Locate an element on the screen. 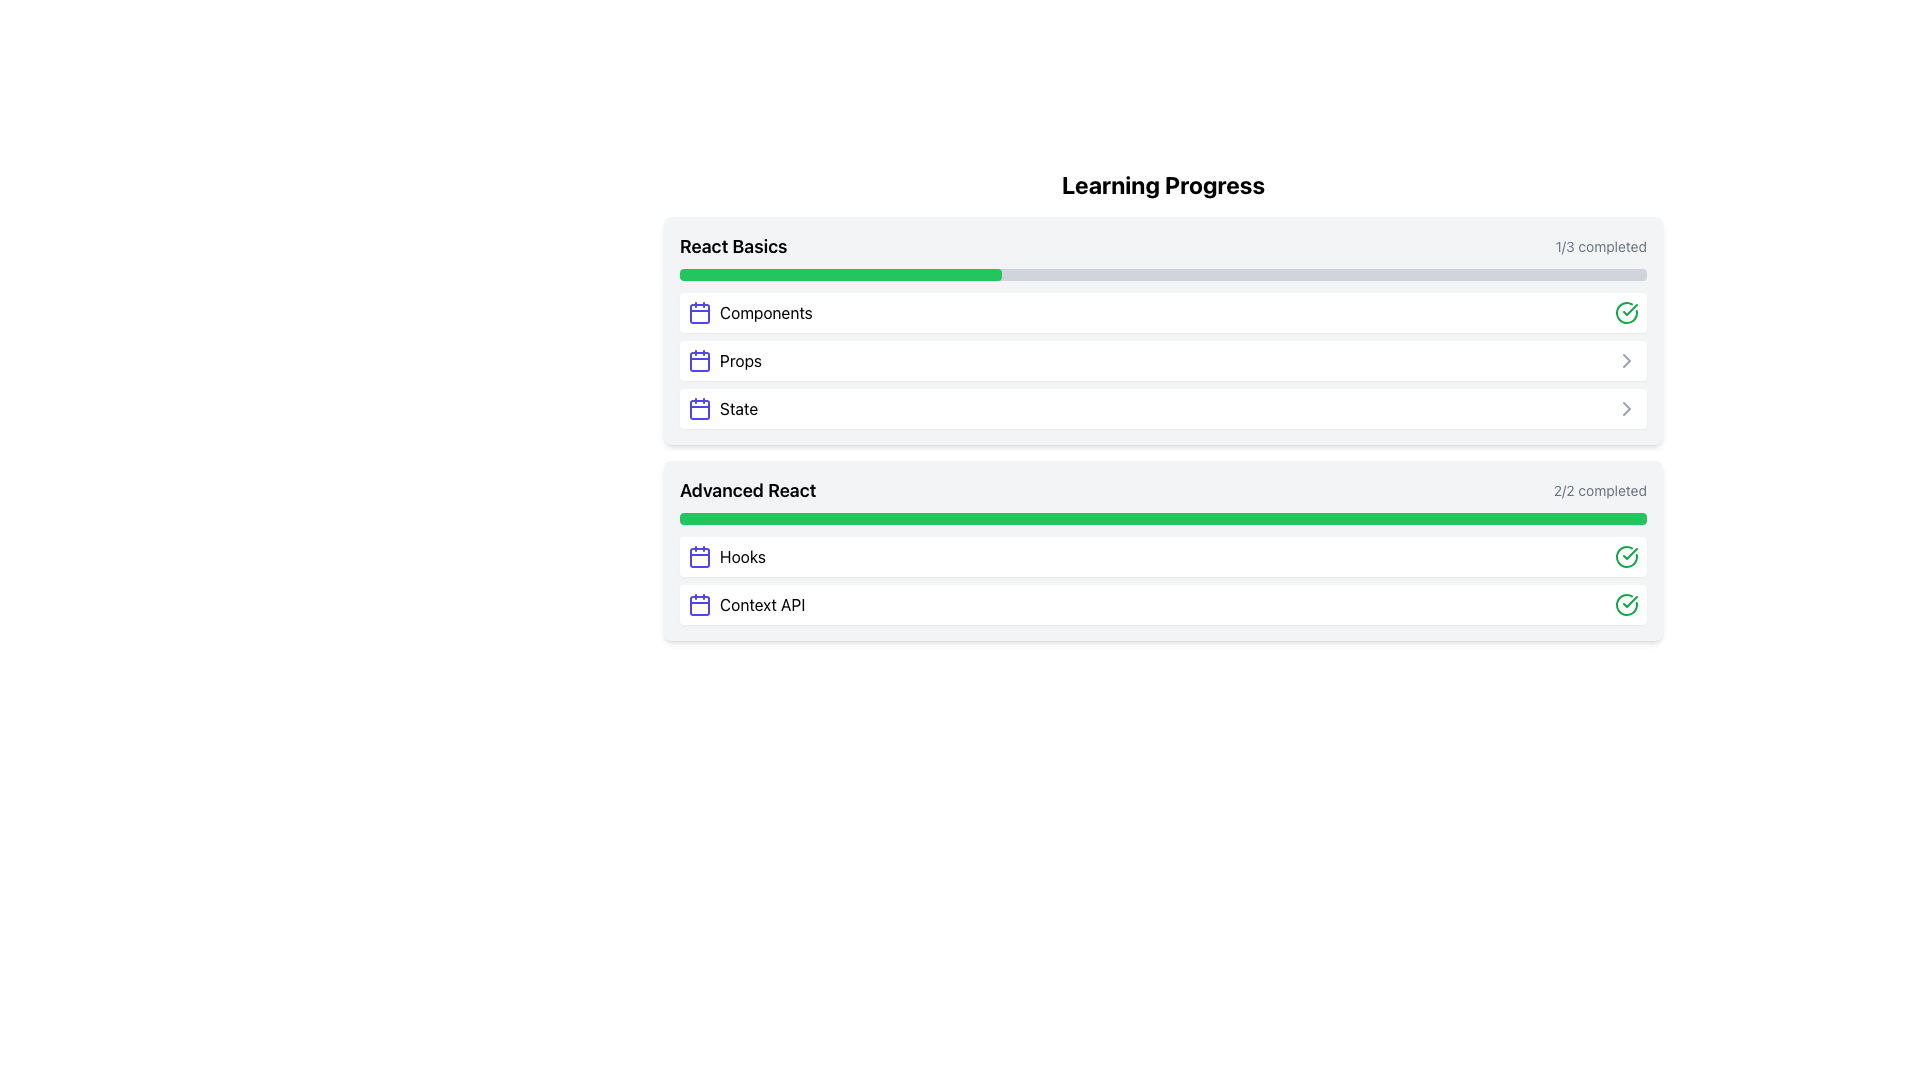 This screenshot has width=1920, height=1080. the 'Hooks' text label which indicates a section under 'Advanced React' is located at coordinates (742, 556).